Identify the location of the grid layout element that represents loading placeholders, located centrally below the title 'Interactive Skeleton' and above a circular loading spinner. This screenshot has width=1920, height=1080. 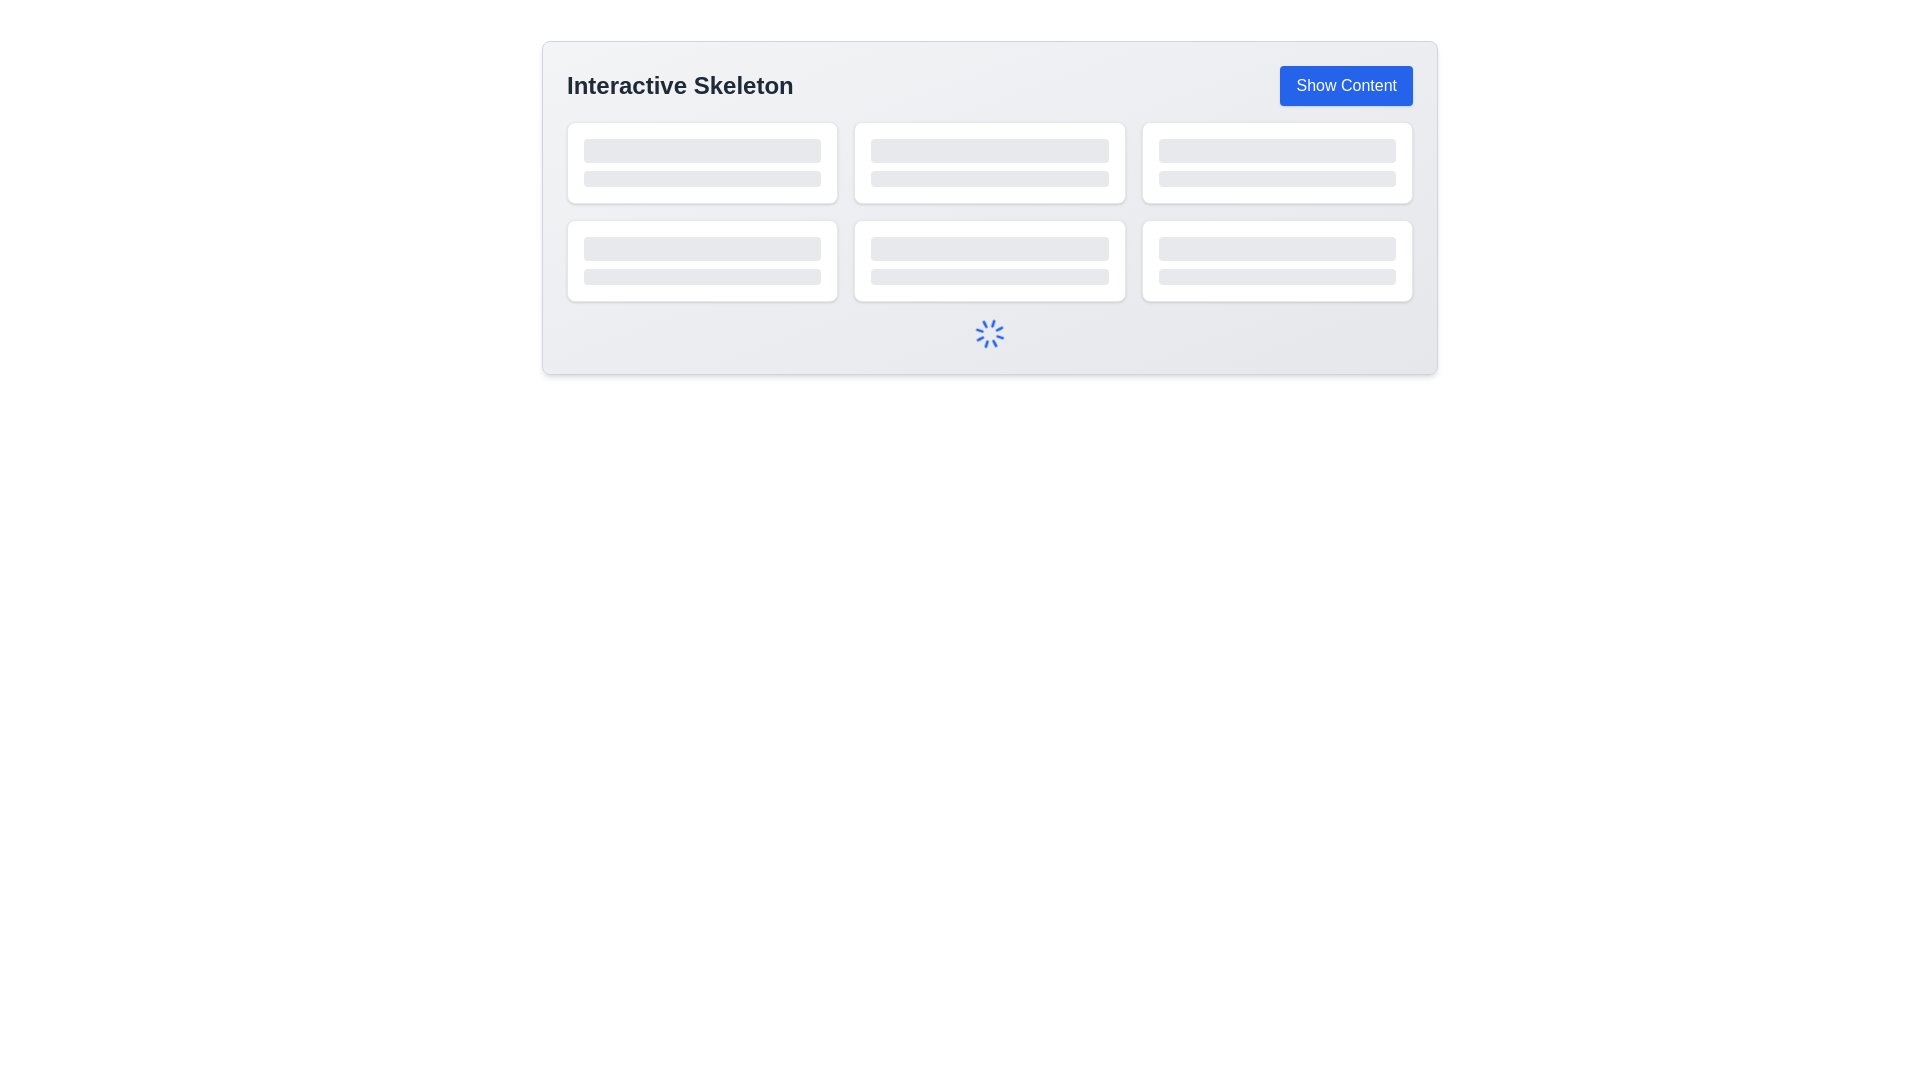
(989, 212).